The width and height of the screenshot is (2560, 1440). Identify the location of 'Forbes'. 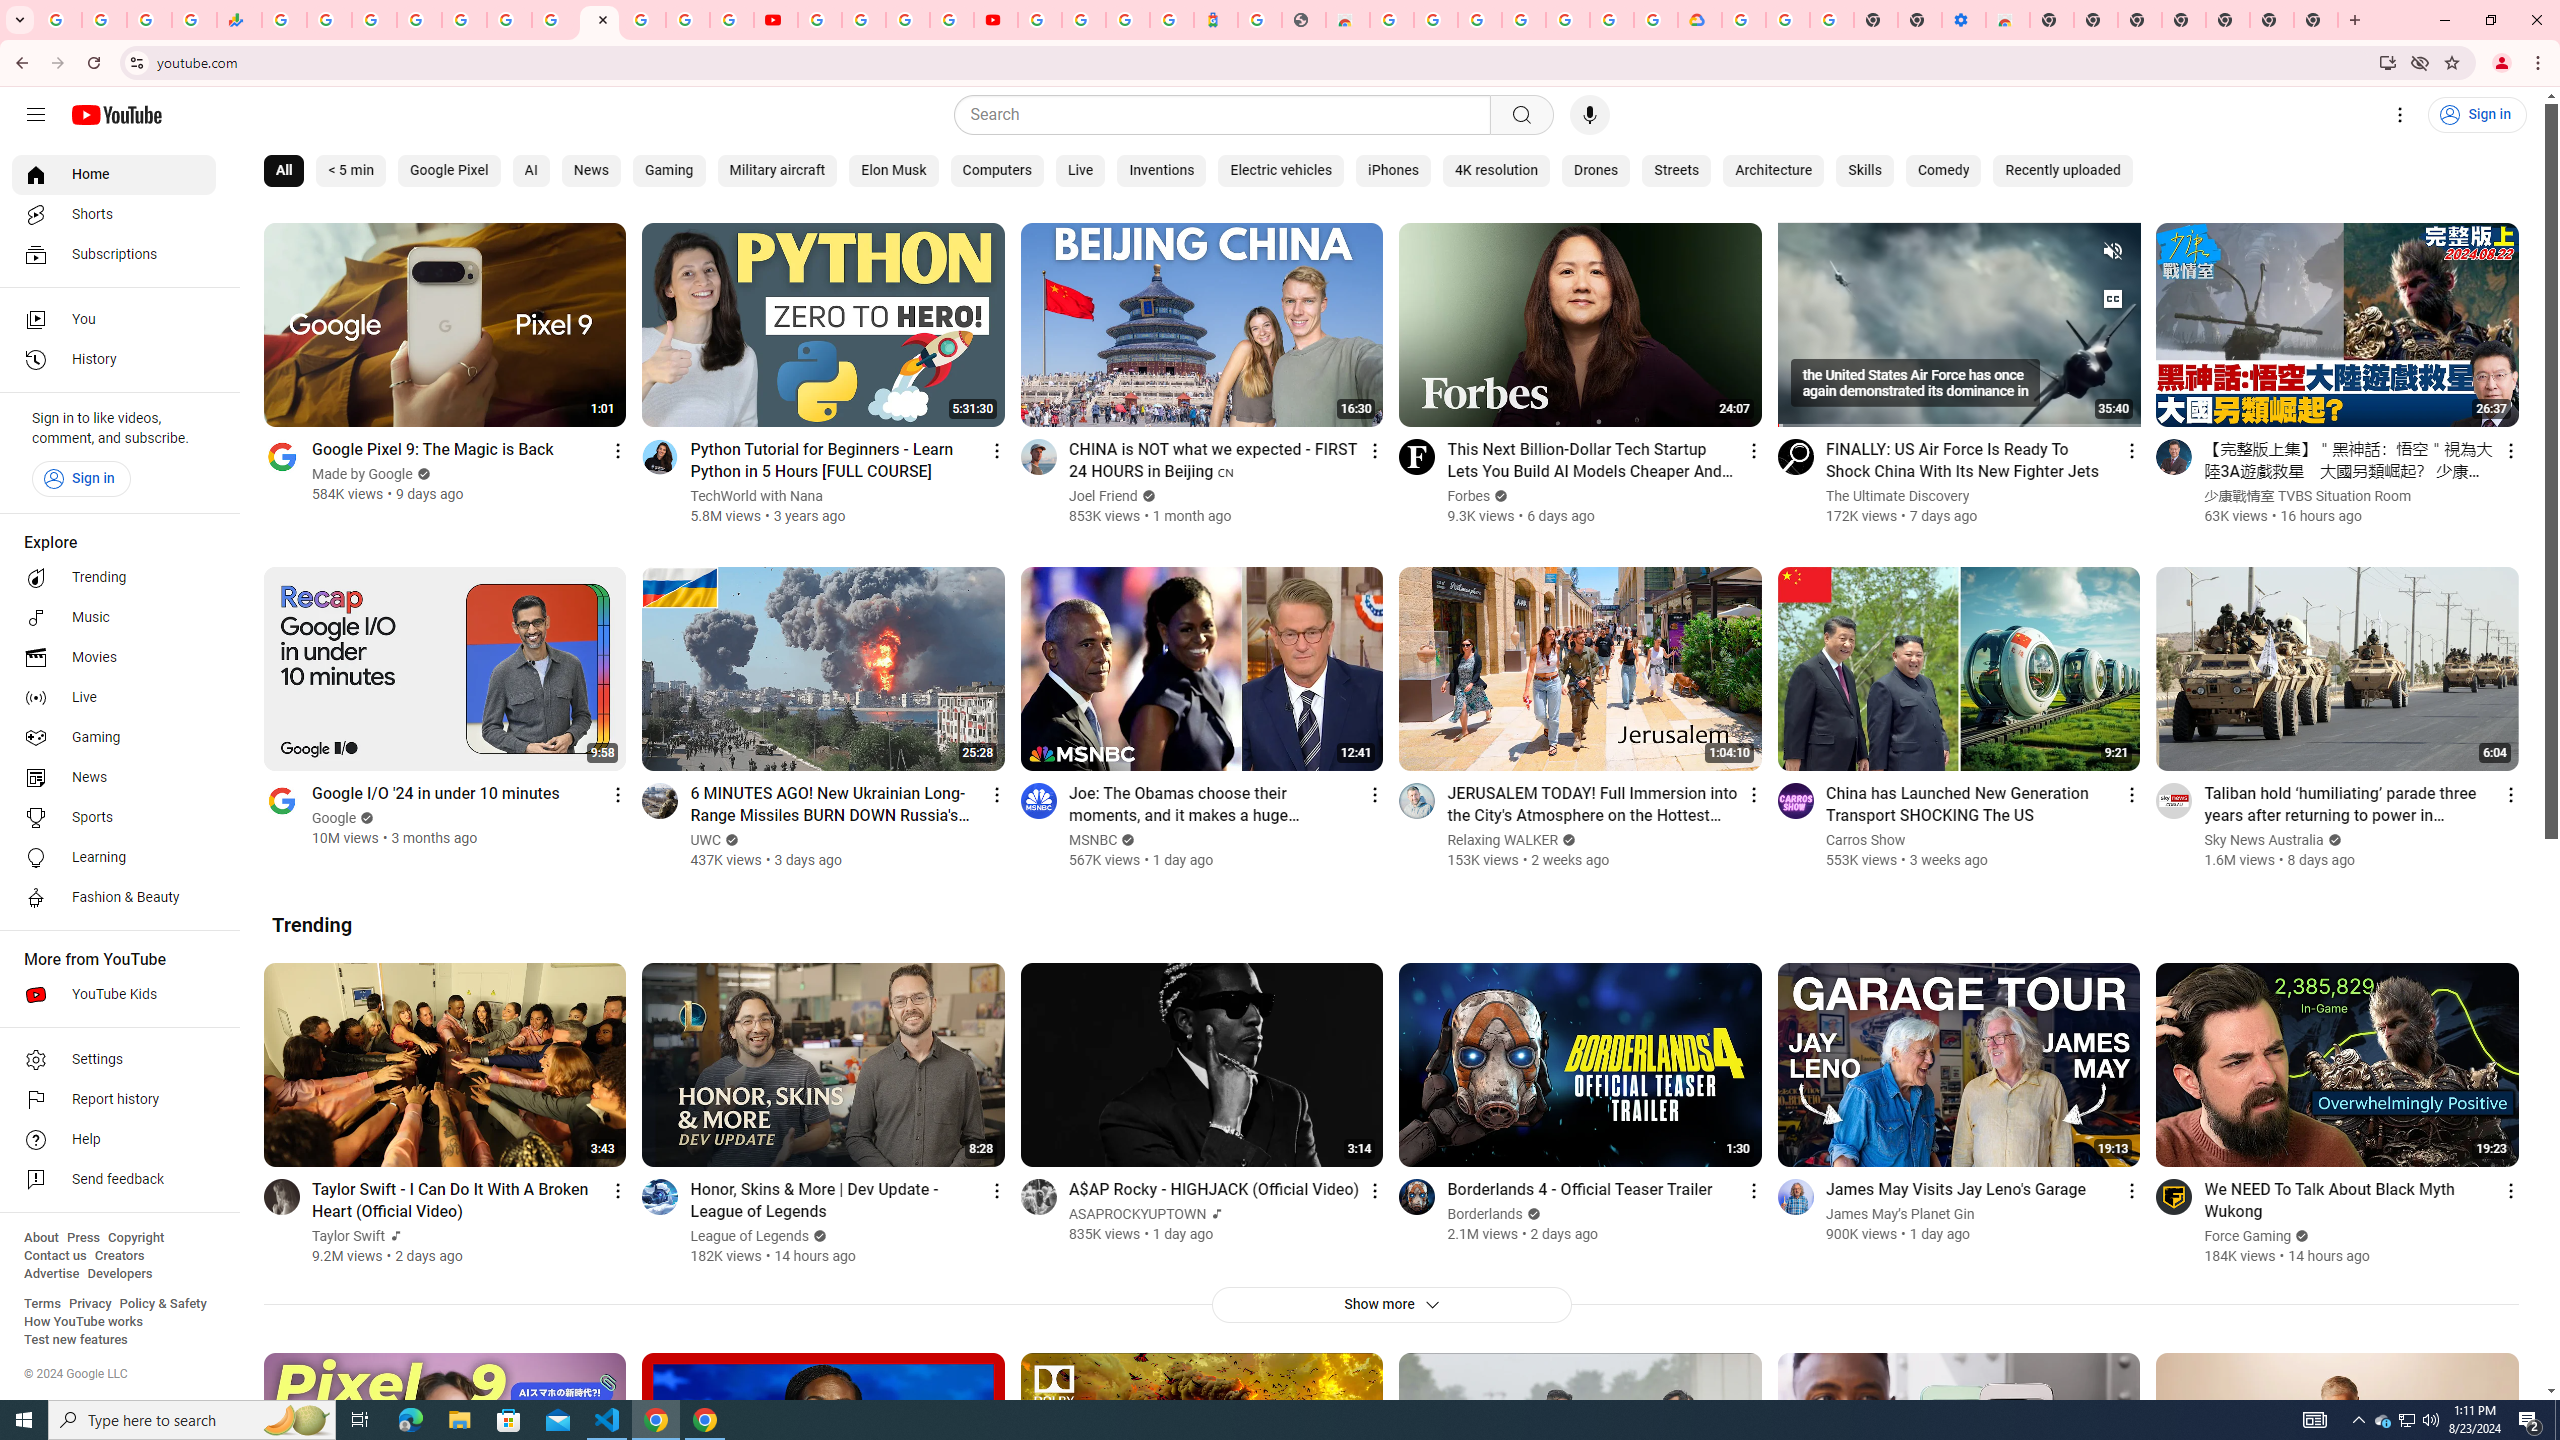
(1468, 495).